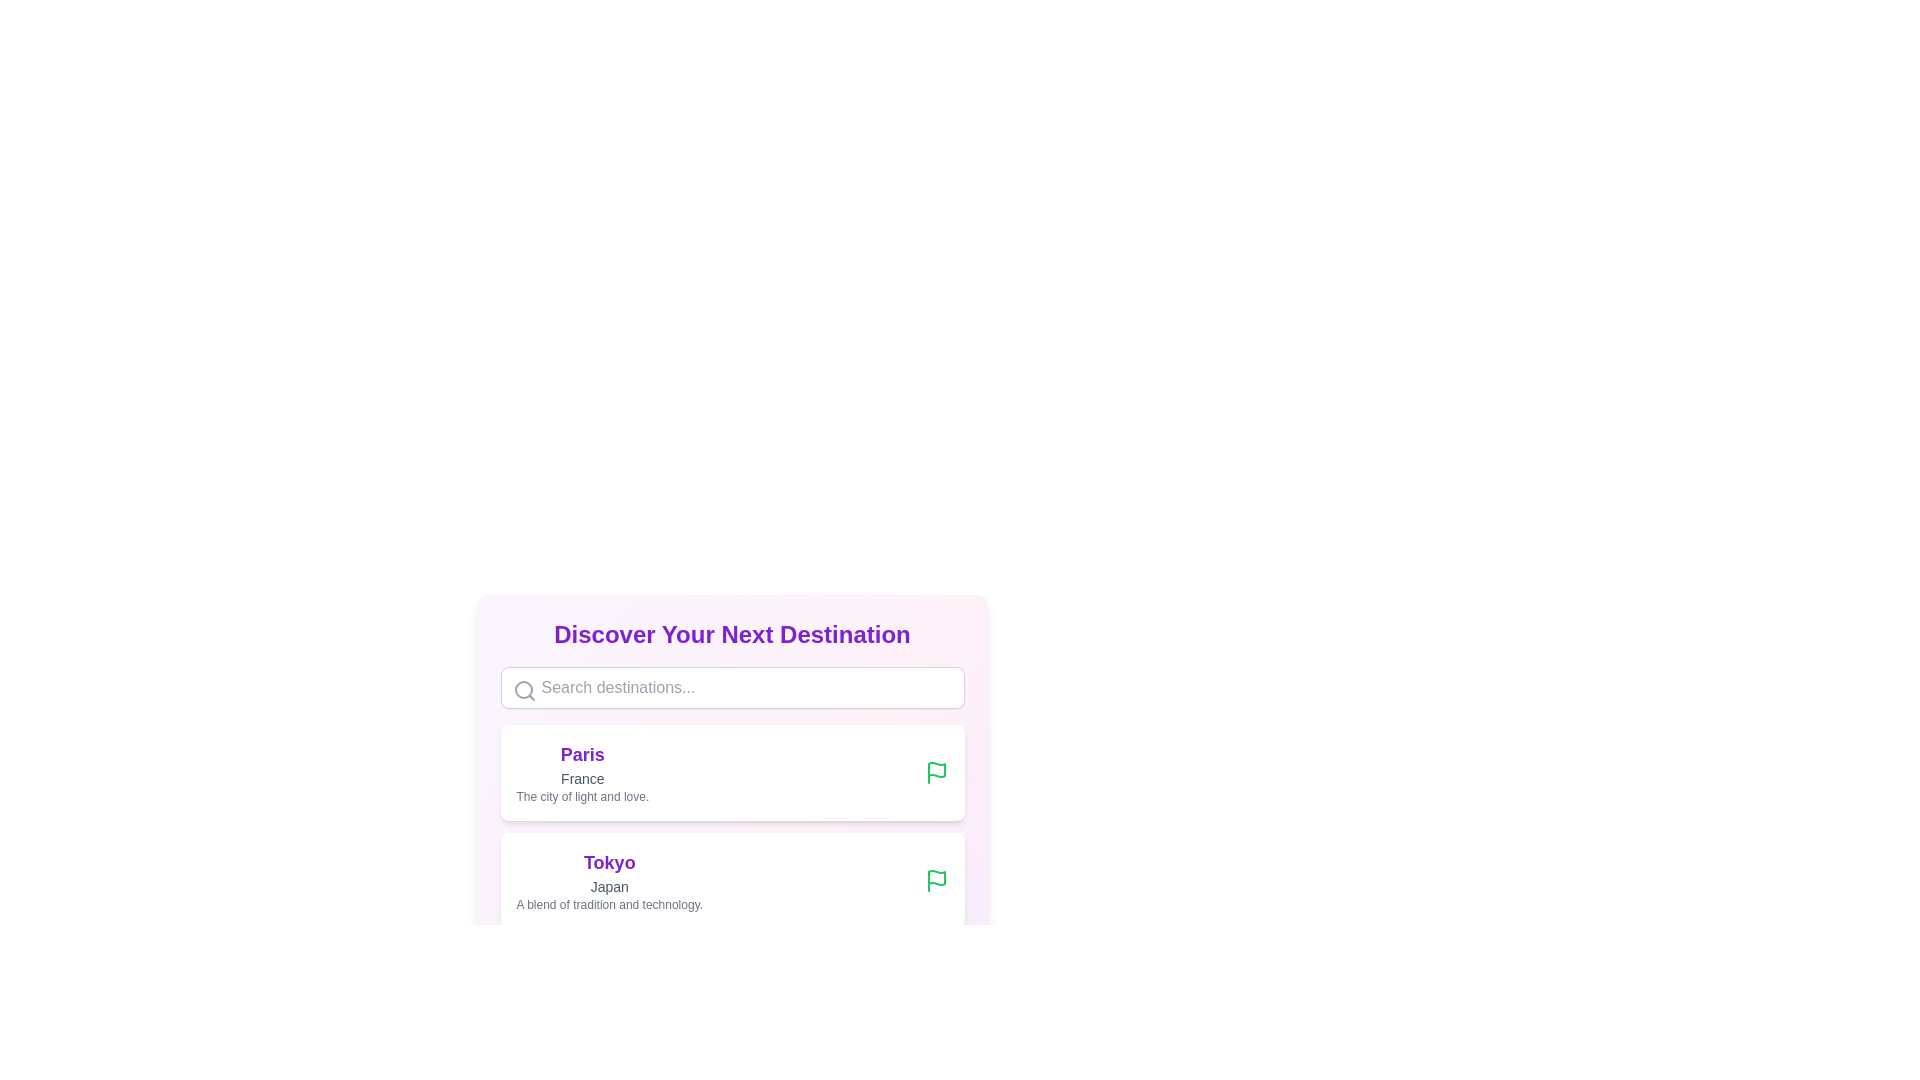 This screenshot has width=1920, height=1080. Describe the element at coordinates (935, 771) in the screenshot. I see `the green flag icon located at the top-right area of the 'Paris' card, which has a modern, minimalistic design` at that location.